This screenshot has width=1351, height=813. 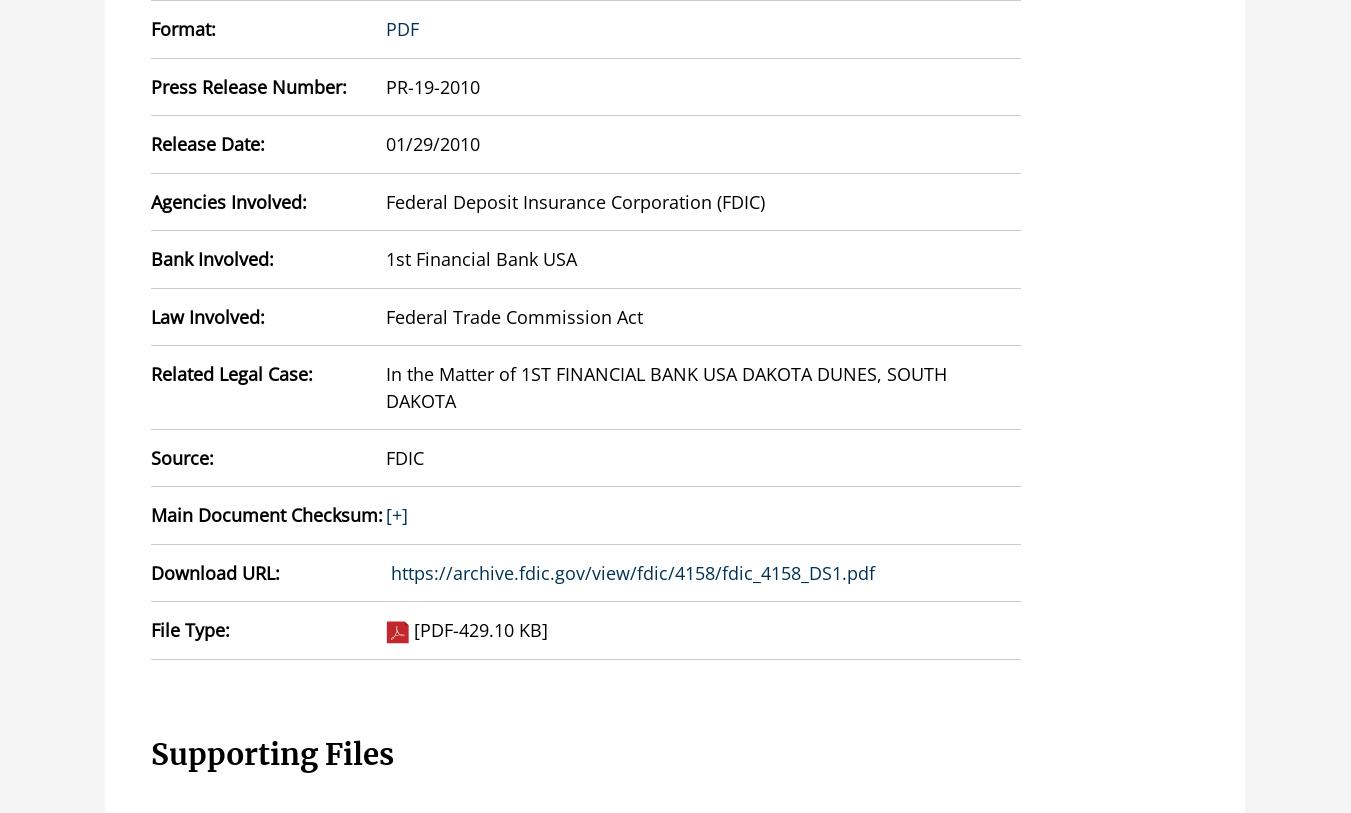 What do you see at coordinates (412, 629) in the screenshot?
I see `'[PDF-429.10 KB]'` at bounding box center [412, 629].